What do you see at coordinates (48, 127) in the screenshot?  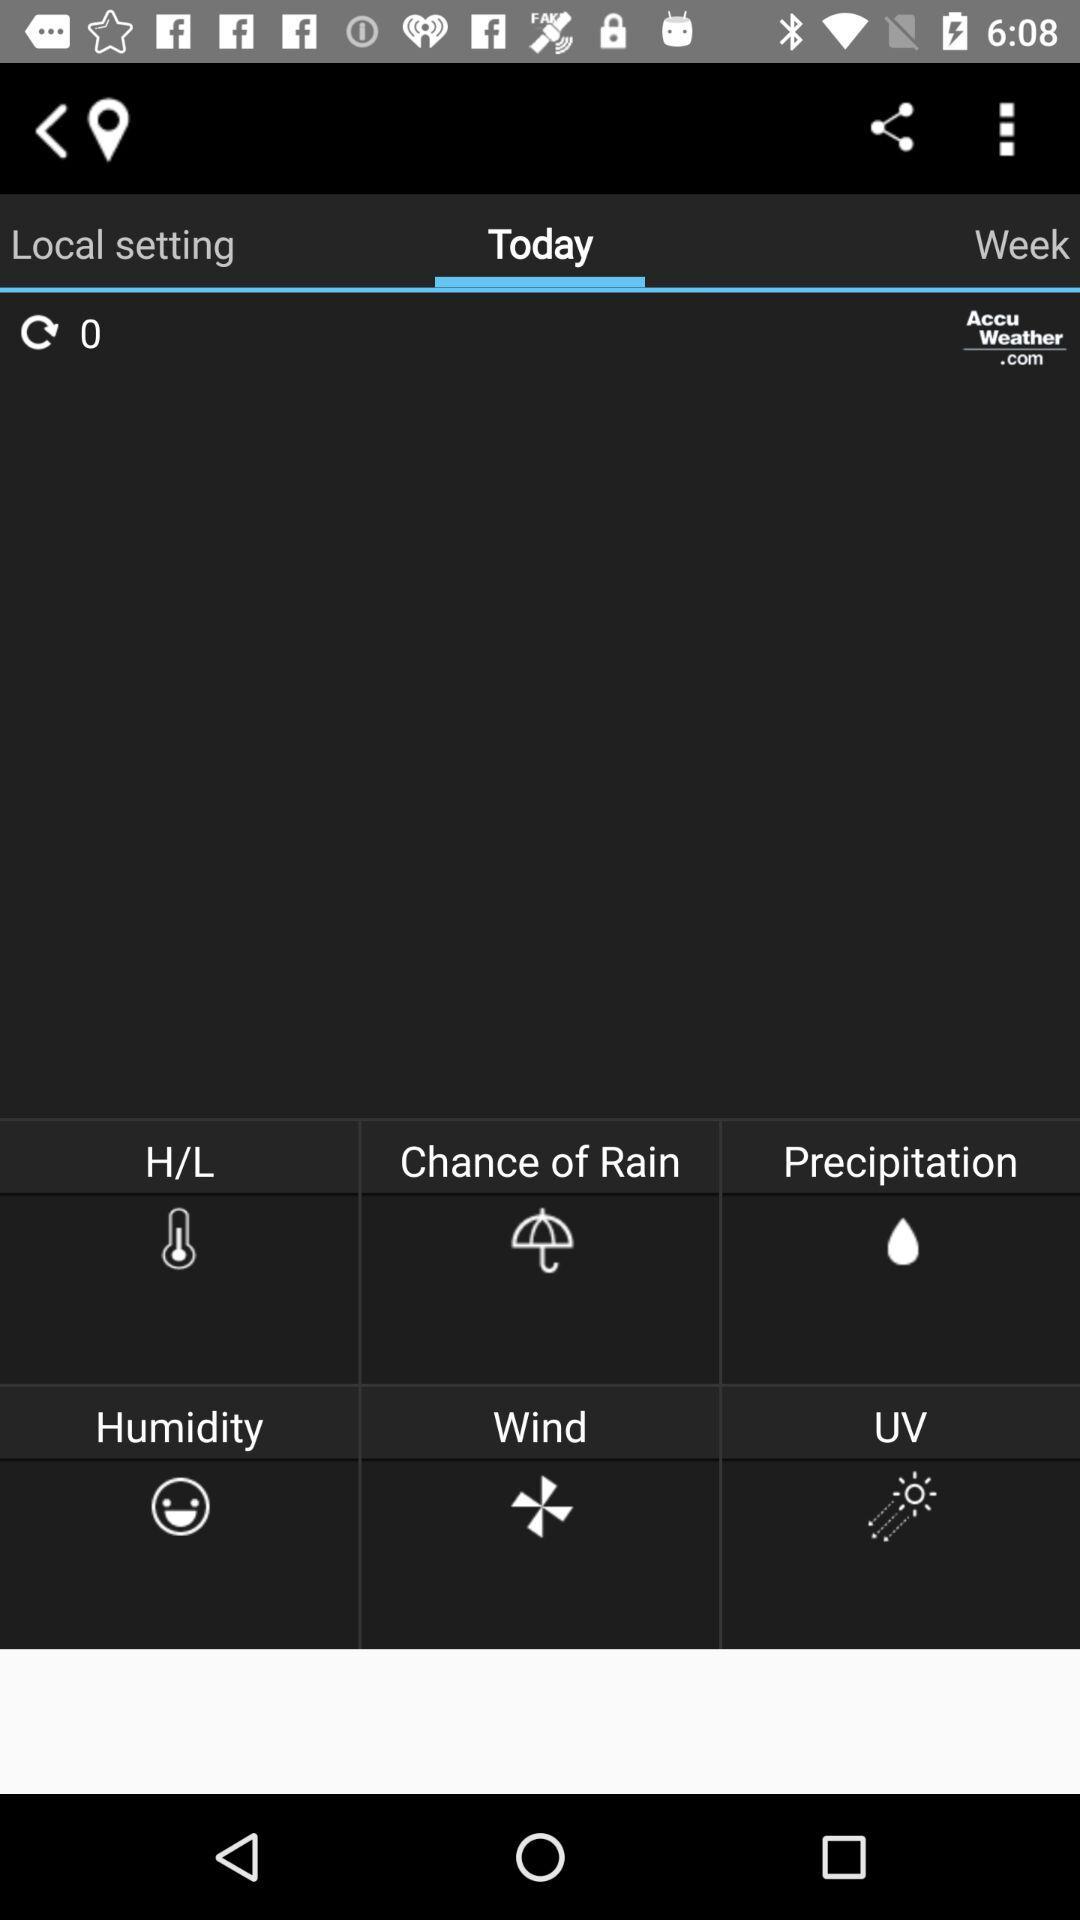 I see `the arrow_backward icon` at bounding box center [48, 127].